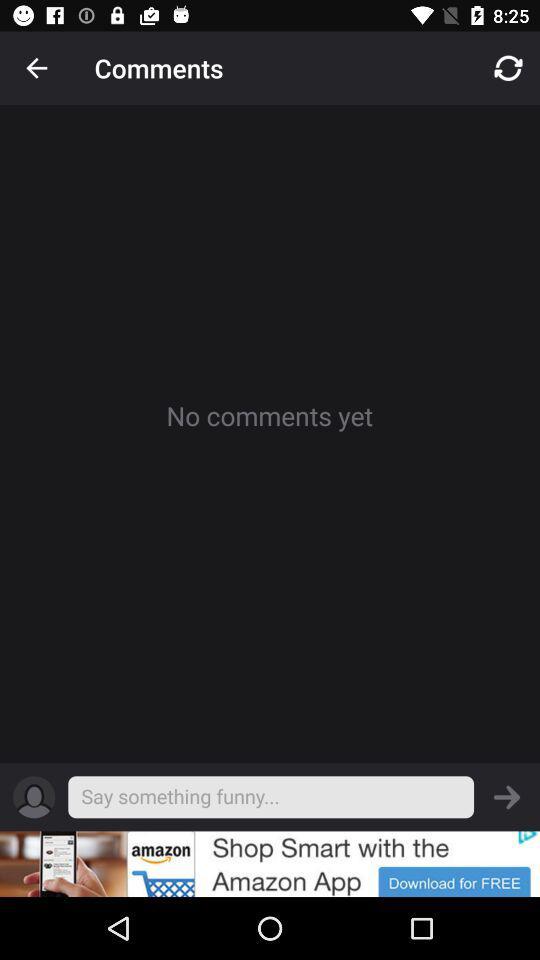  Describe the element at coordinates (507, 797) in the screenshot. I see `send` at that location.